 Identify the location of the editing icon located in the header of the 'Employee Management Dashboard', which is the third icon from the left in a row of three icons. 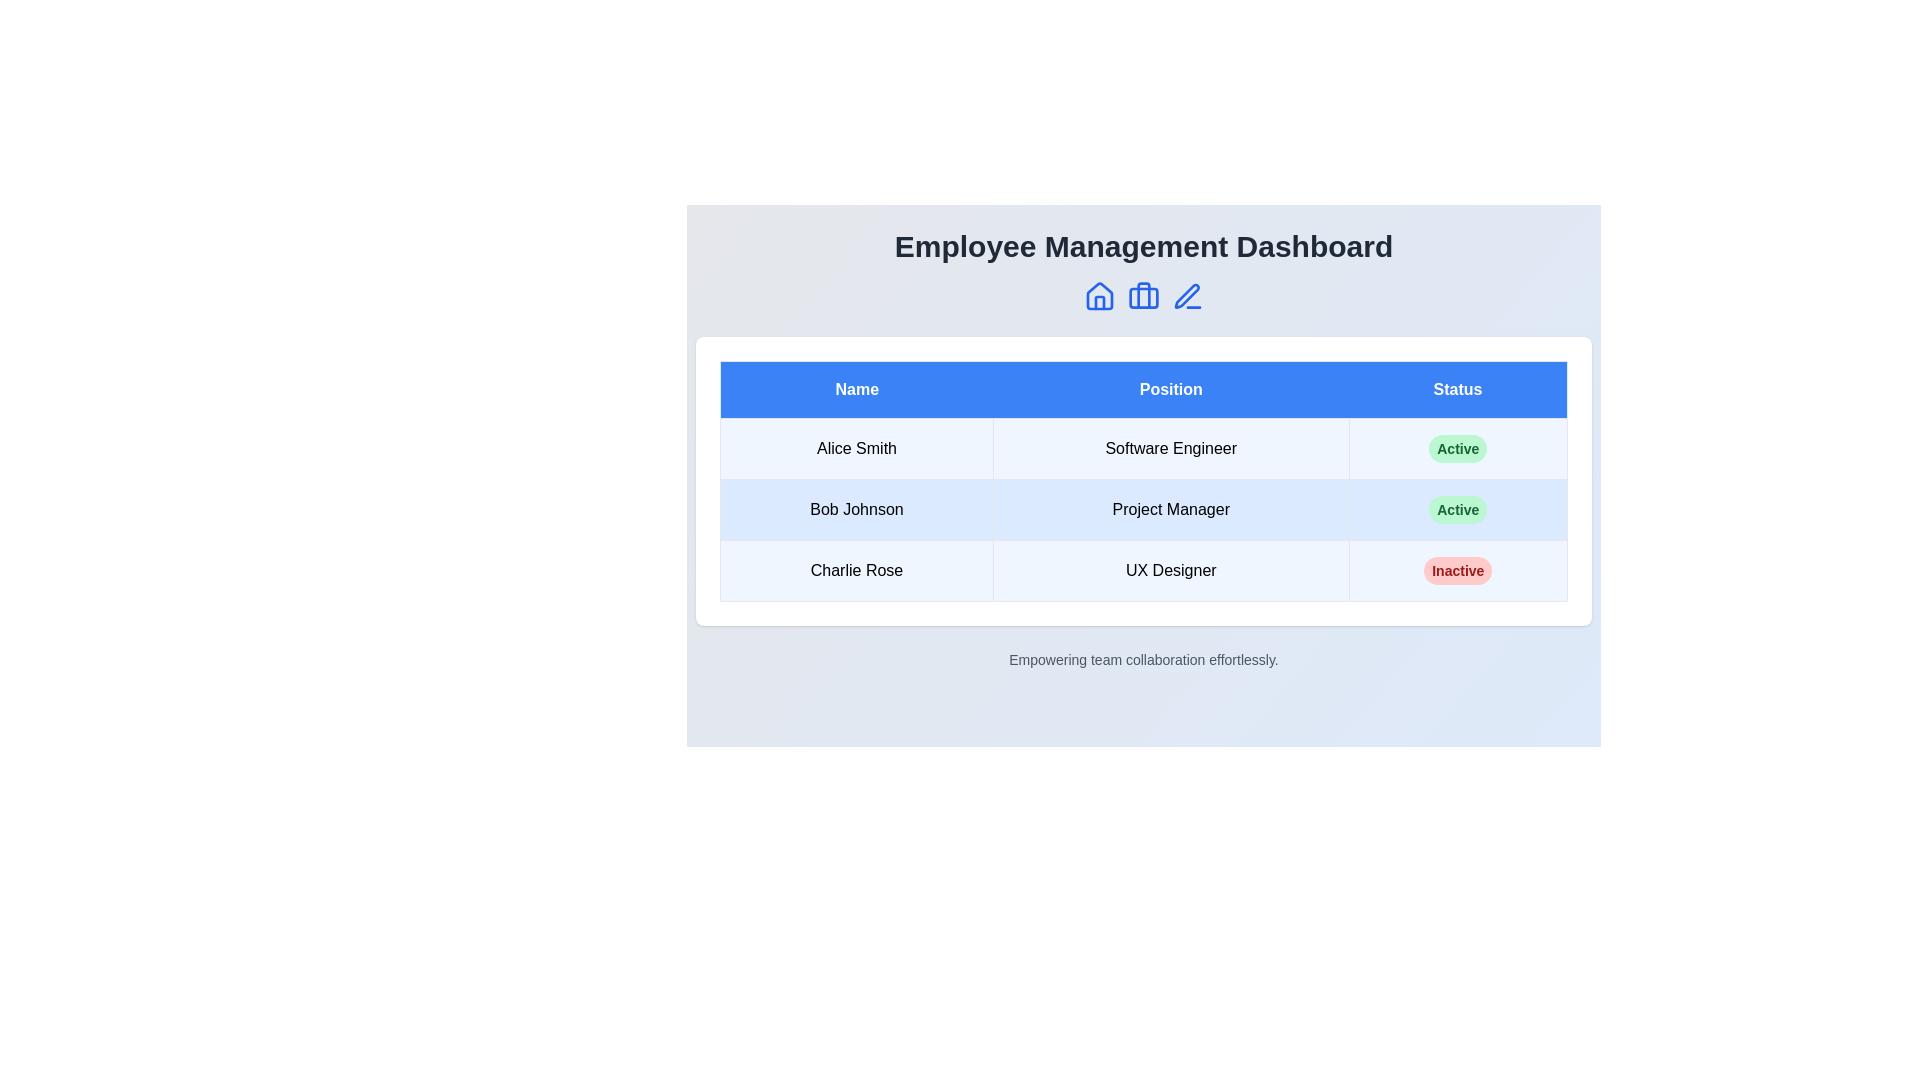
(1187, 296).